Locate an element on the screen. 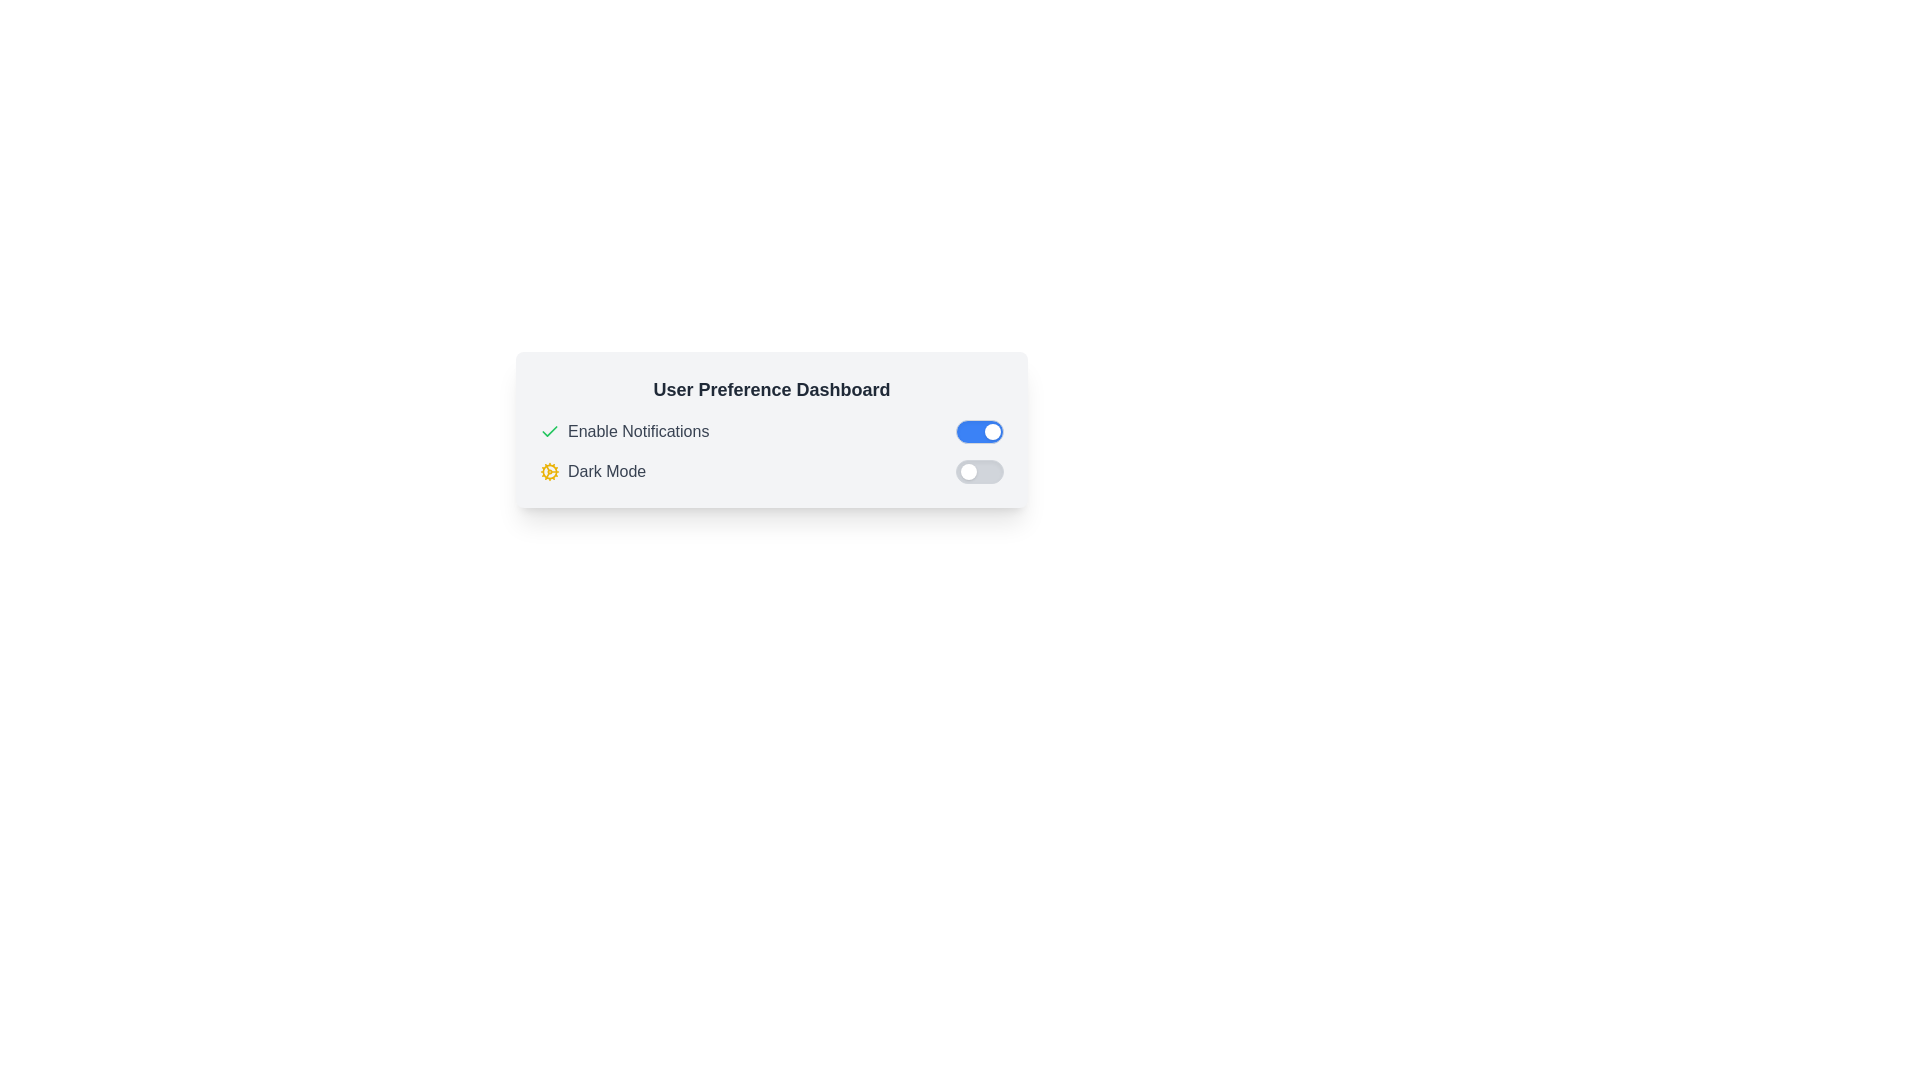 The image size is (1920, 1080). the toggle switch for Dark Mode in the user preferences panel to change its state is located at coordinates (771, 471).